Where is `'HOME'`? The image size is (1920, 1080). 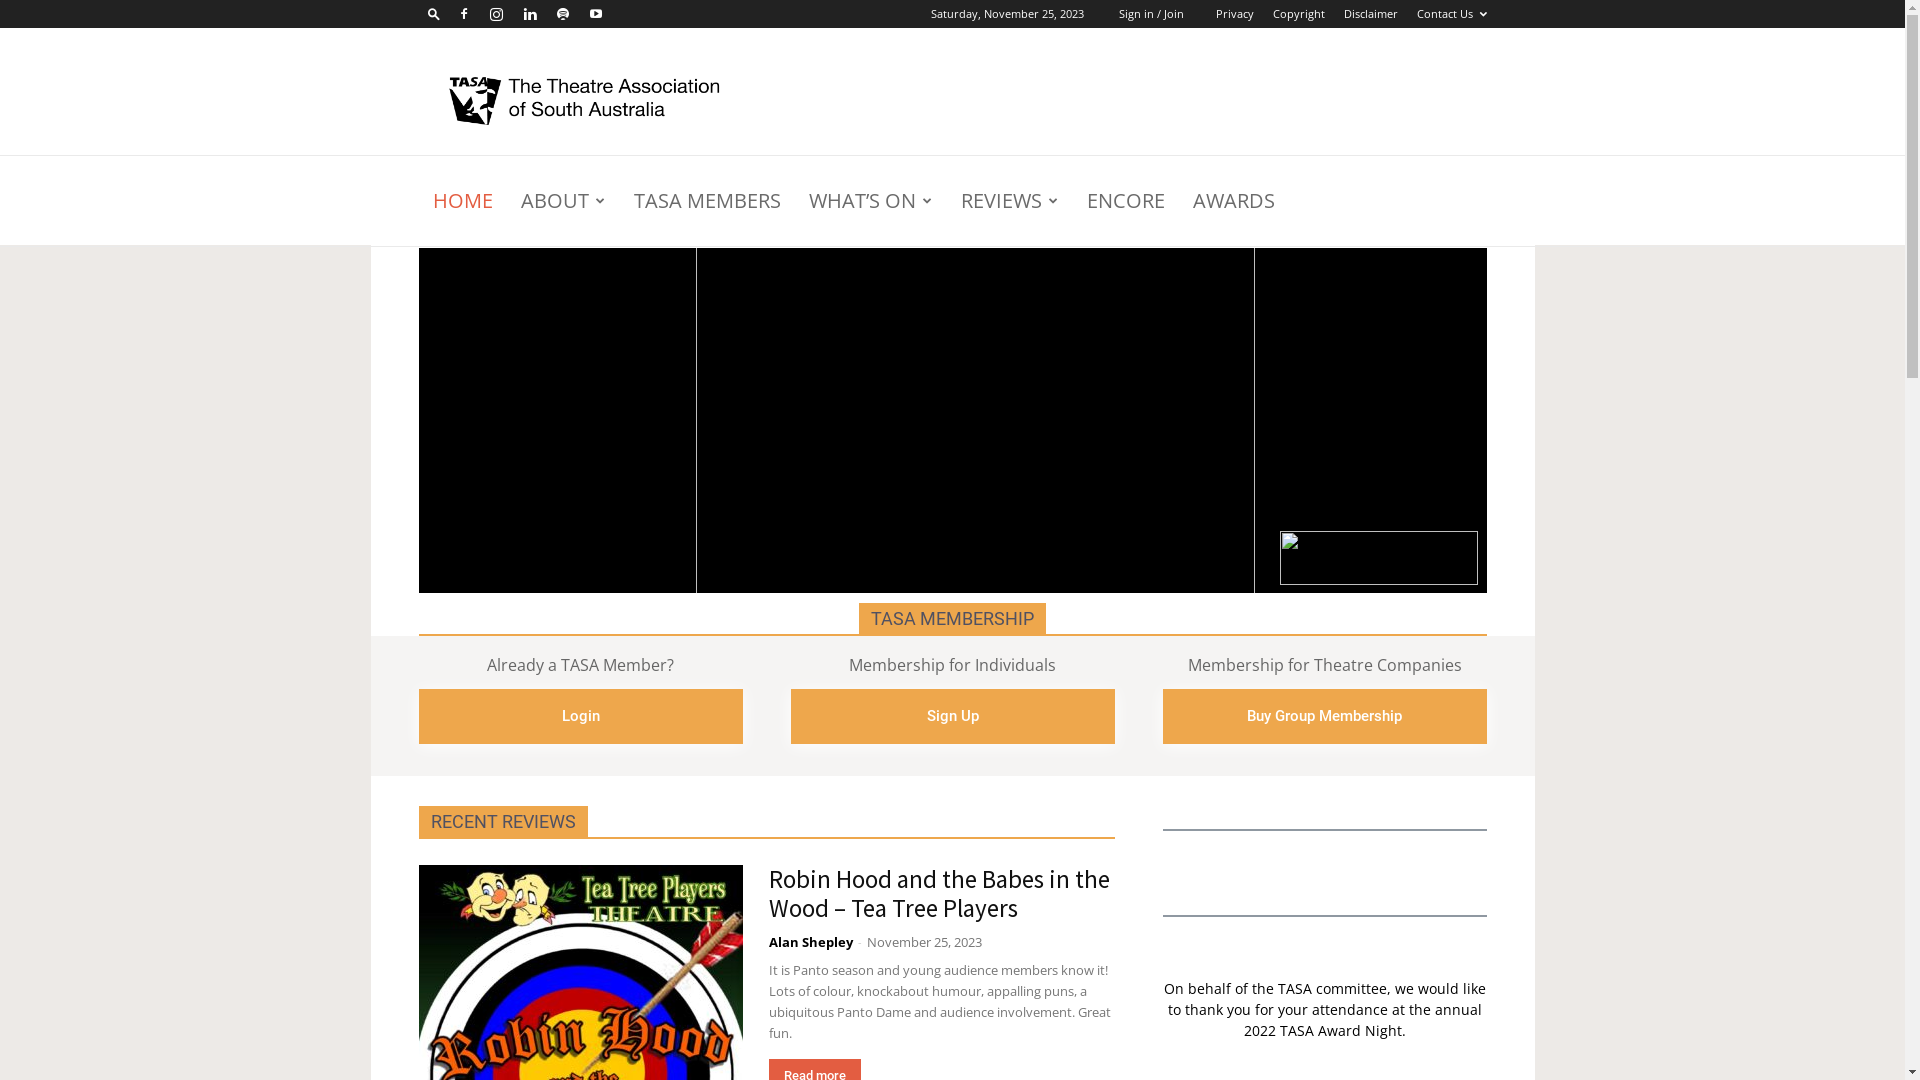 'HOME' is located at coordinates (460, 200).